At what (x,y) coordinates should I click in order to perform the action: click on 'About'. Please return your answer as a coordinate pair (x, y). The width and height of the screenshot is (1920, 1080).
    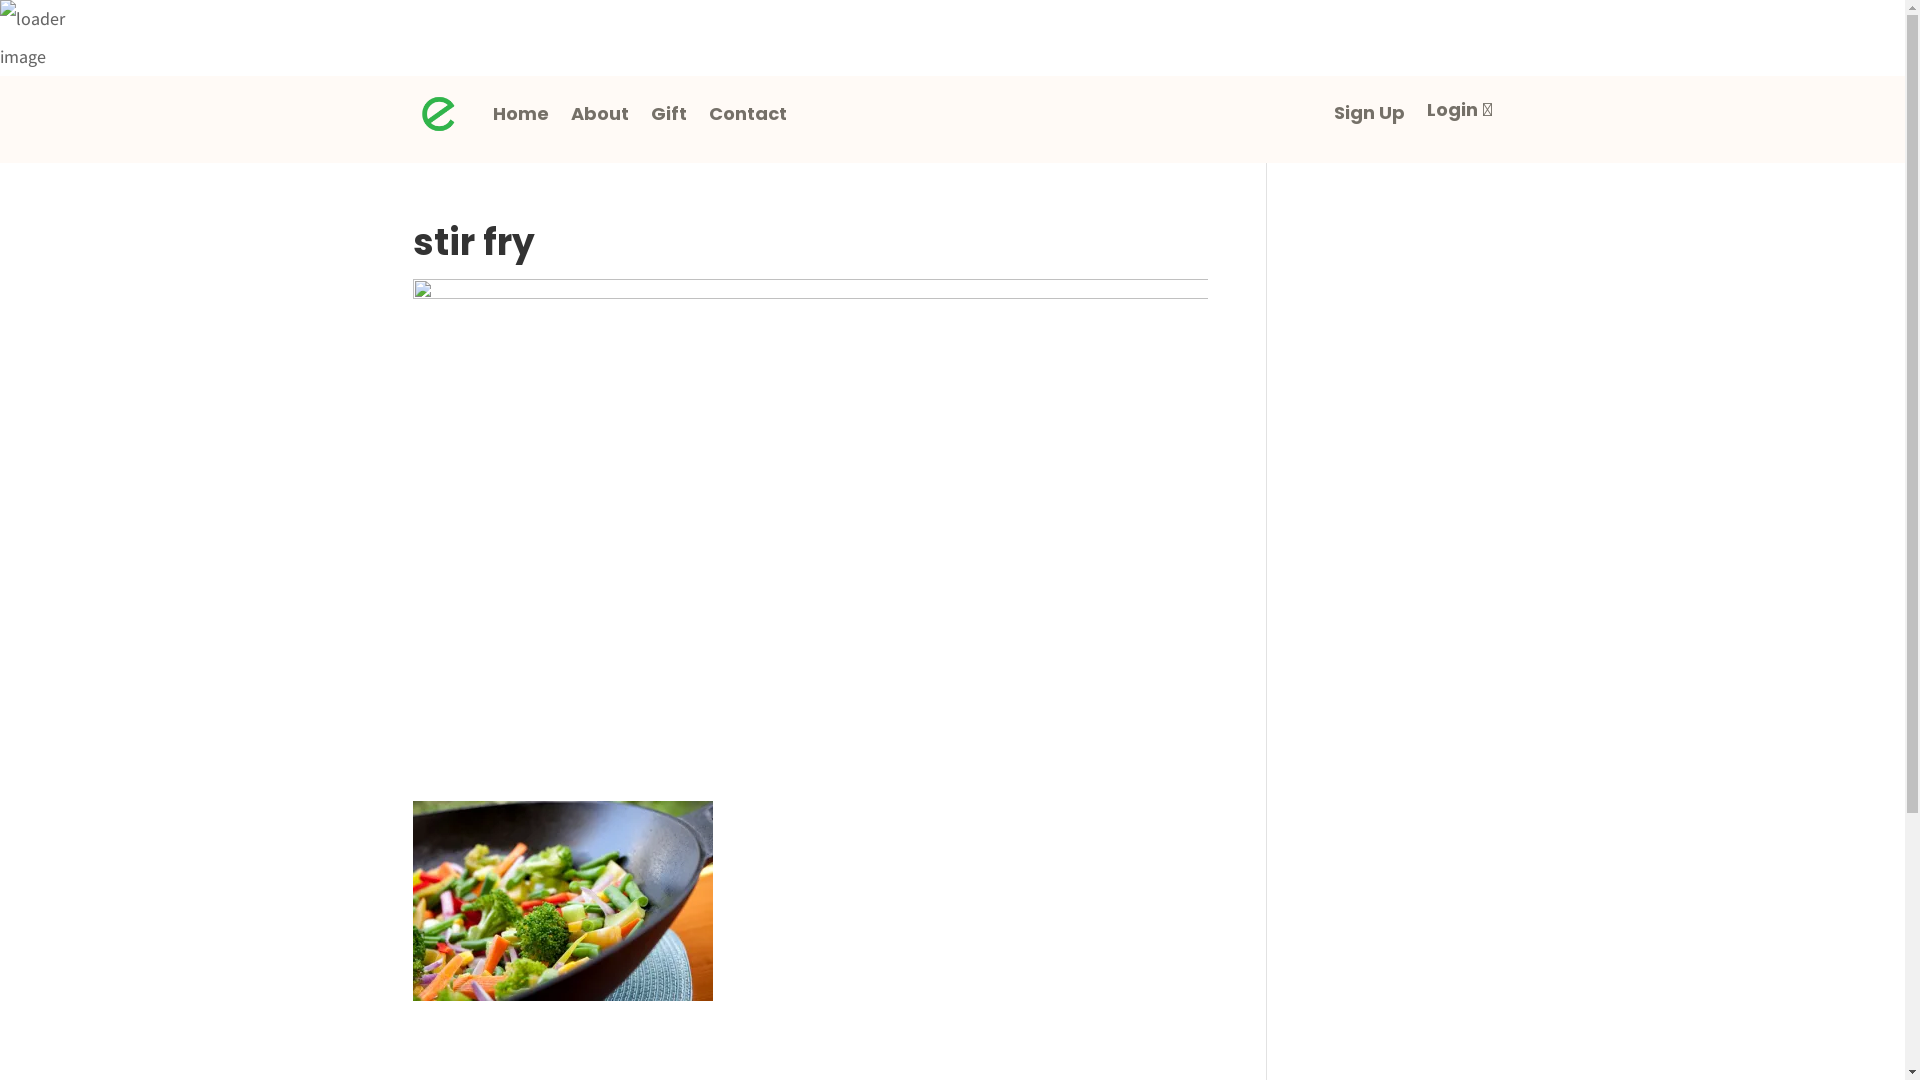
    Looking at the image, I should click on (569, 114).